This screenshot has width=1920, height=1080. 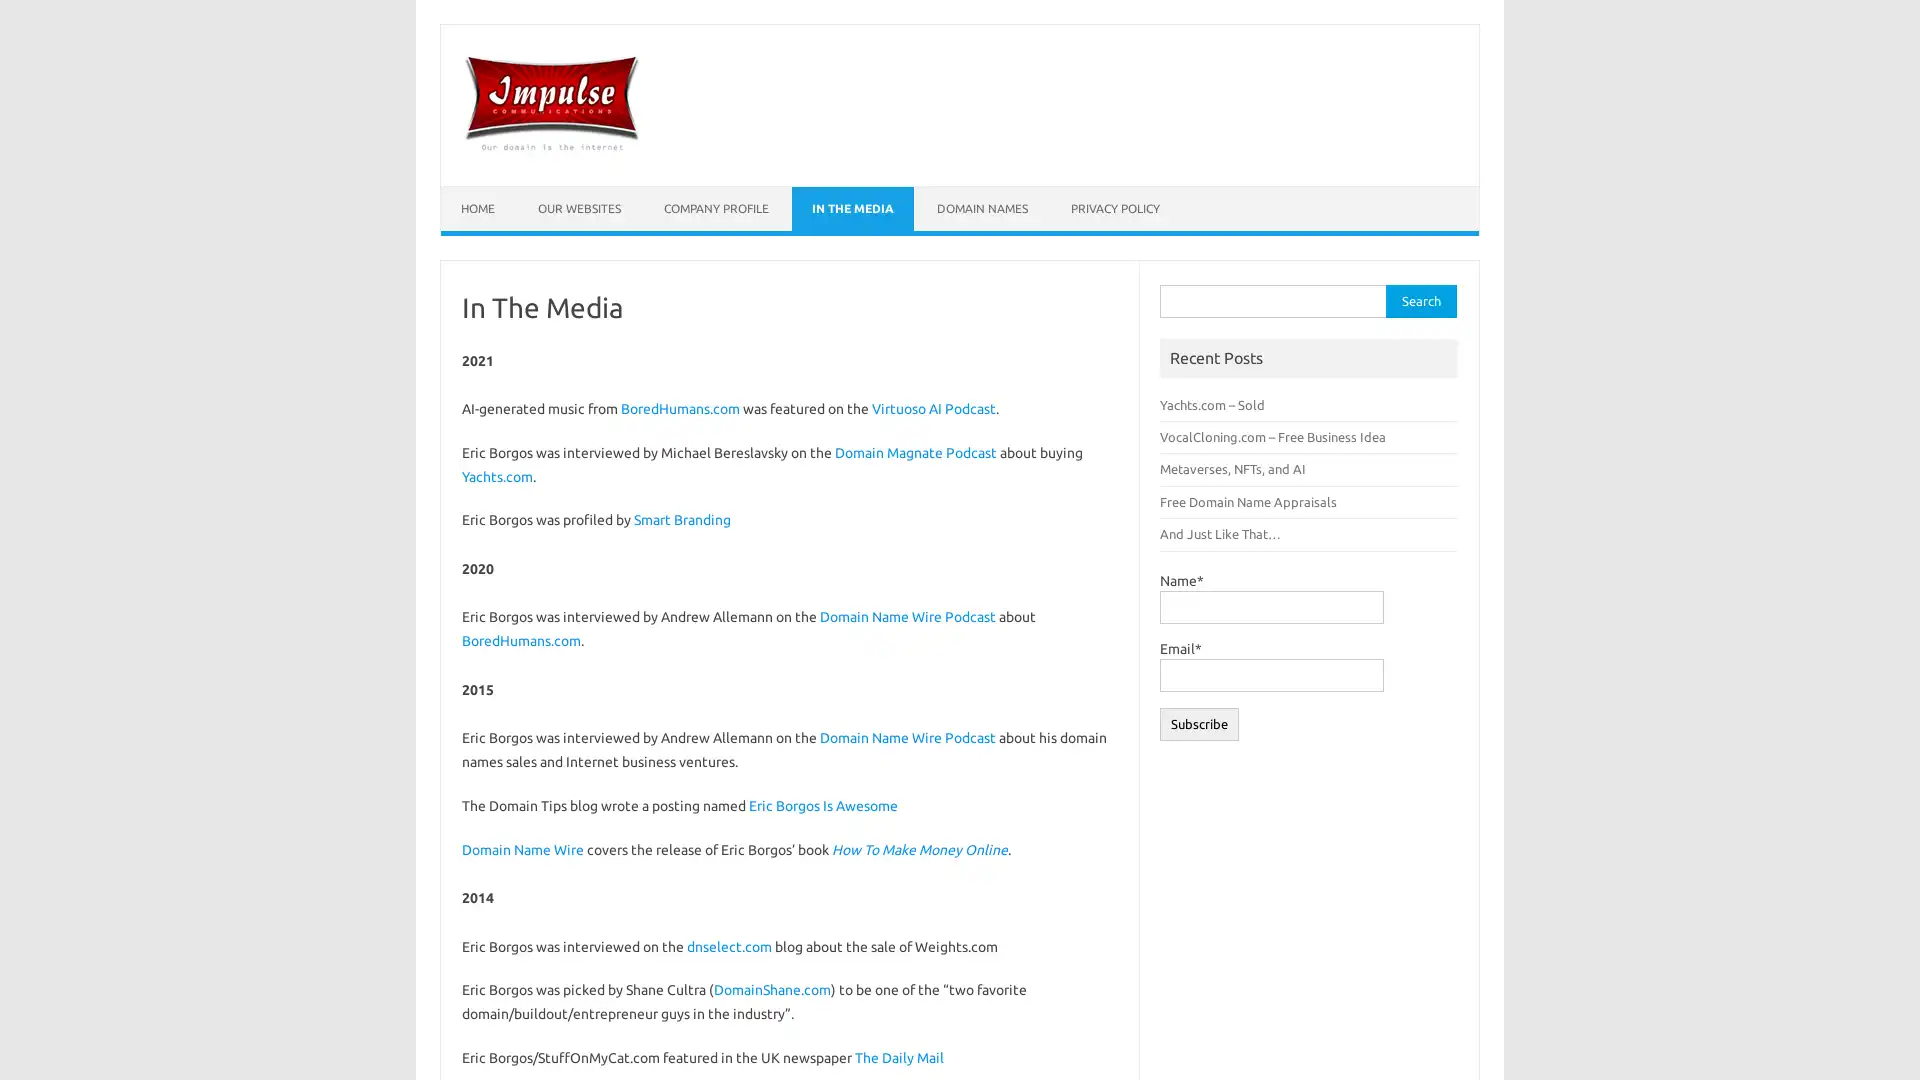 I want to click on Subscribe, so click(x=1199, y=723).